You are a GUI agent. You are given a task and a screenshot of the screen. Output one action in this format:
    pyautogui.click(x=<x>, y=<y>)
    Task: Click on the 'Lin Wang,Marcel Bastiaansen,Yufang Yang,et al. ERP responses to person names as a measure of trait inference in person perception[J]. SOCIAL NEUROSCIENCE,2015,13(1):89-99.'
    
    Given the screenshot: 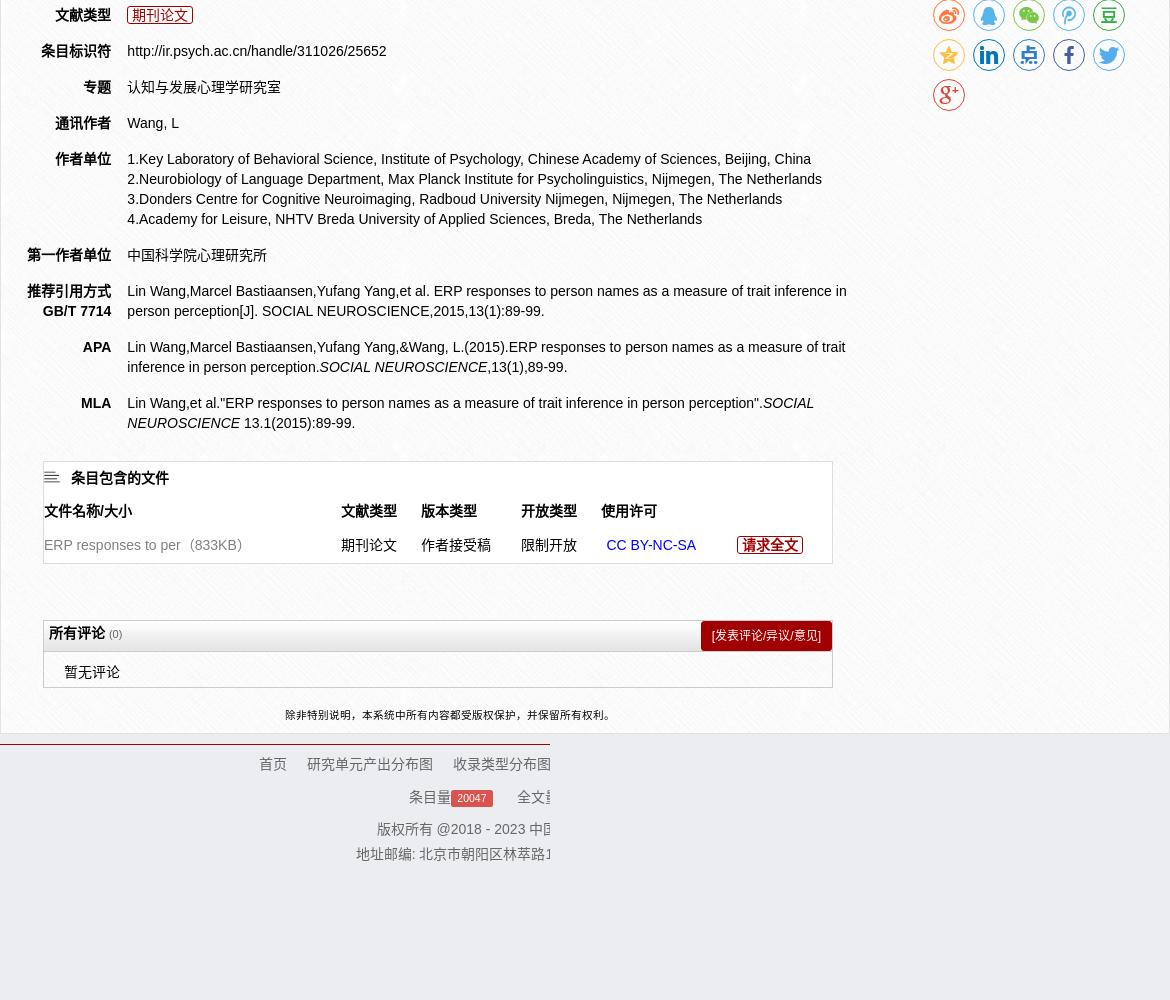 What is the action you would take?
    pyautogui.click(x=125, y=300)
    